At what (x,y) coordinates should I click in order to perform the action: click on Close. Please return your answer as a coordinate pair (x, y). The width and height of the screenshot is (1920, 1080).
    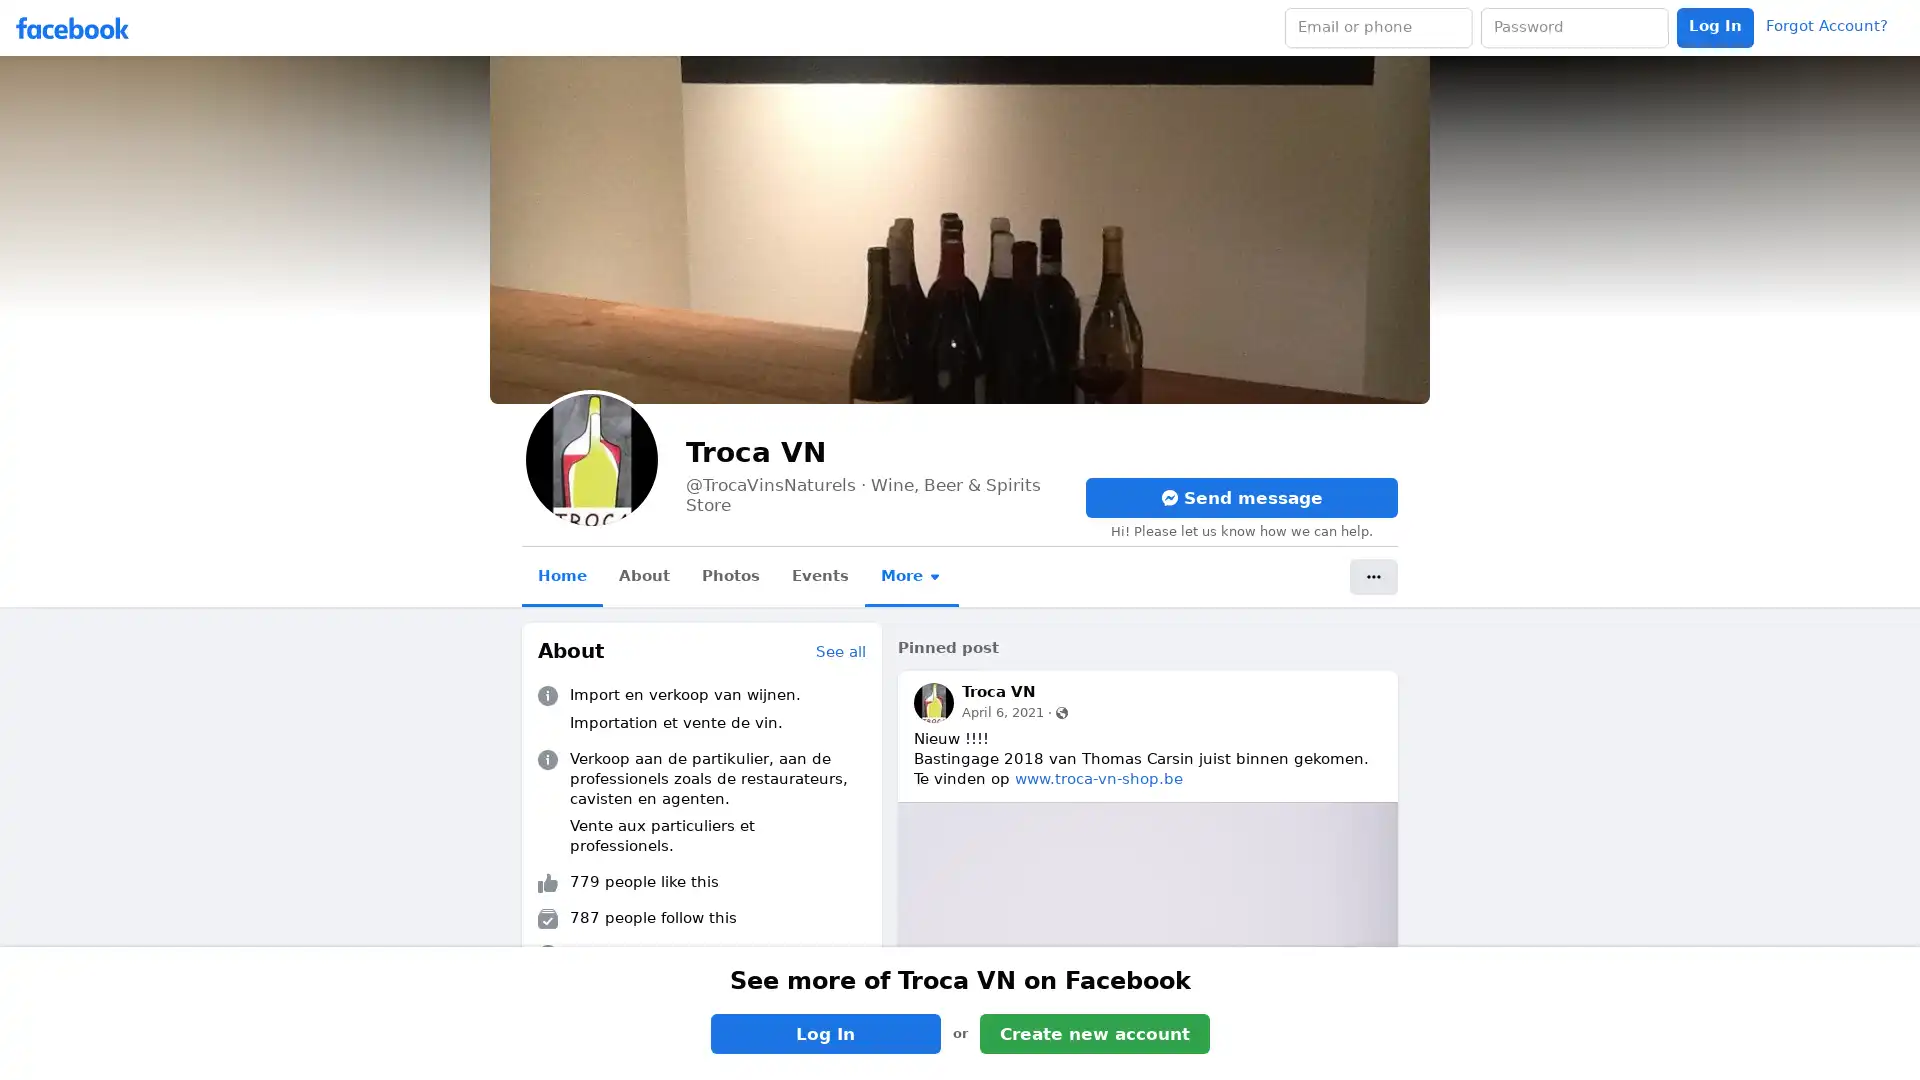
    Looking at the image, I should click on (1200, 474).